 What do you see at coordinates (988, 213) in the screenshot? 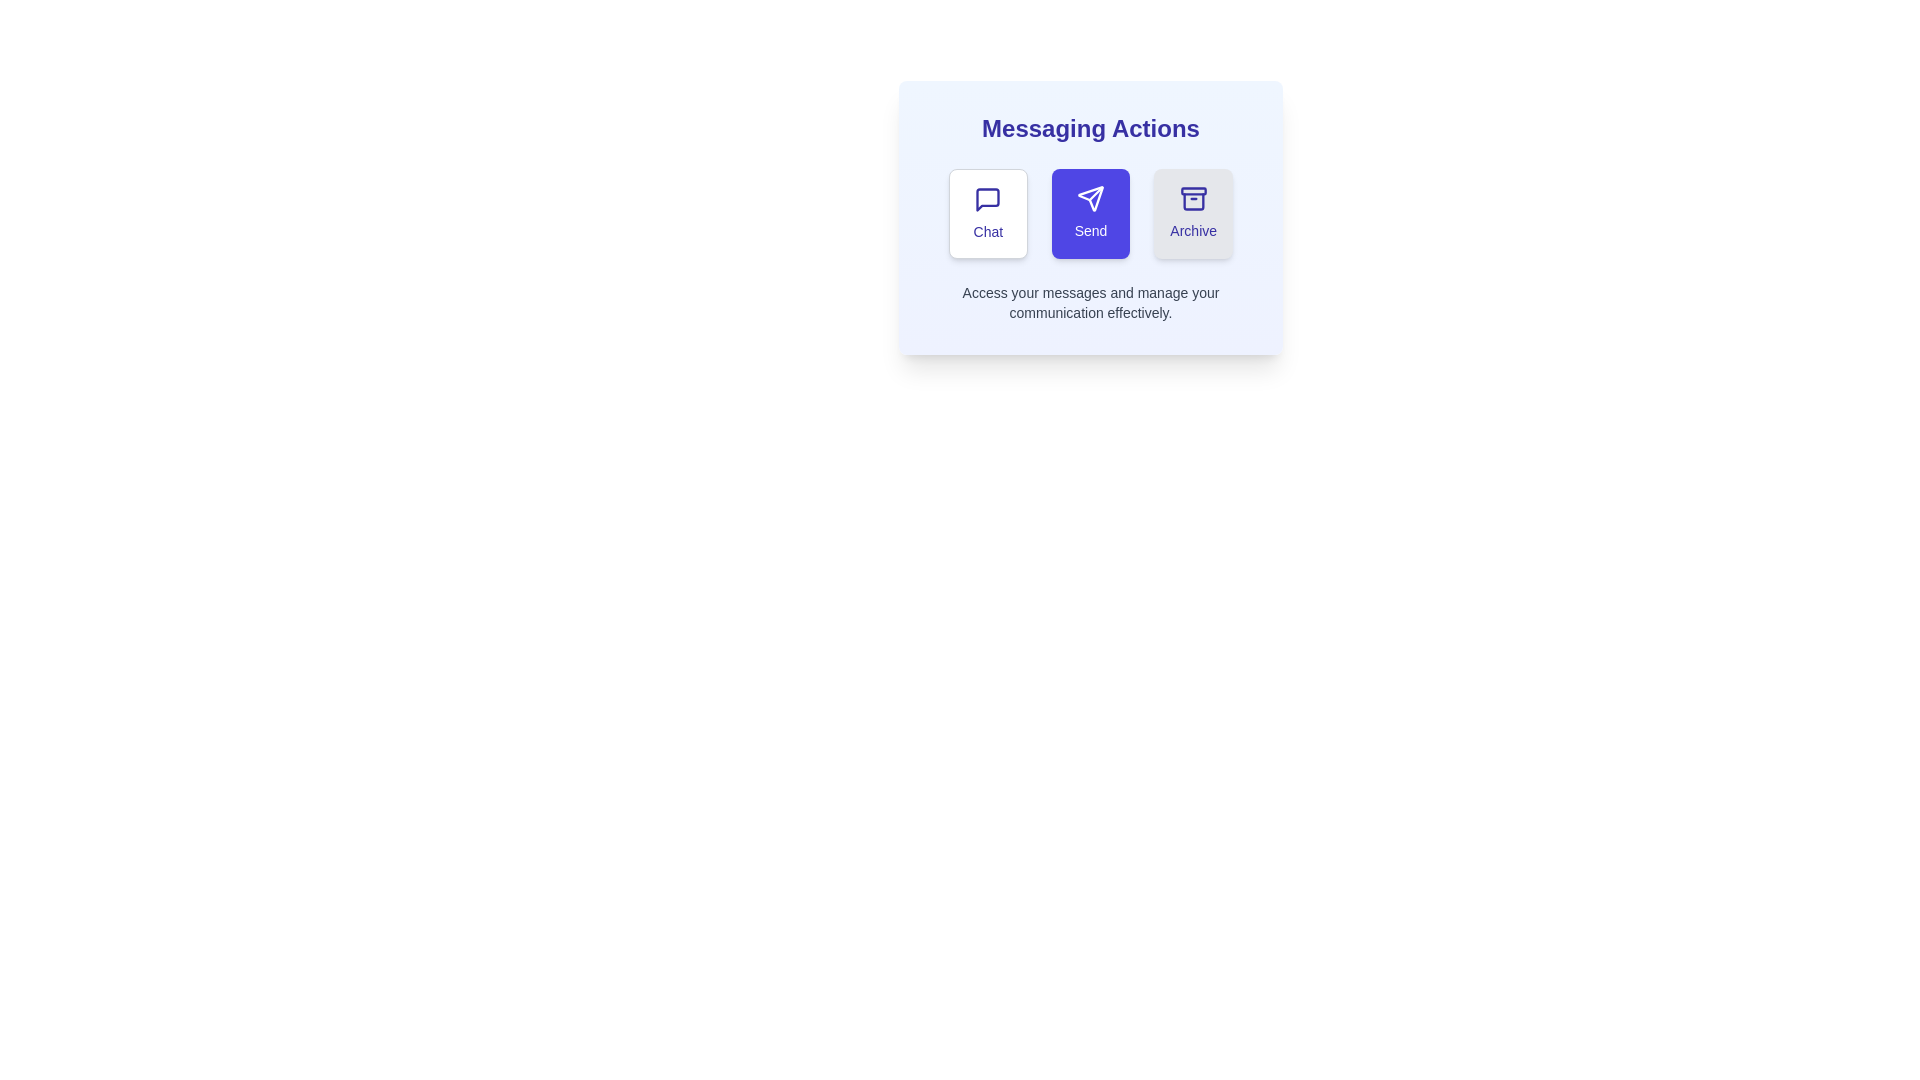
I see `the 'Chat' button` at bounding box center [988, 213].